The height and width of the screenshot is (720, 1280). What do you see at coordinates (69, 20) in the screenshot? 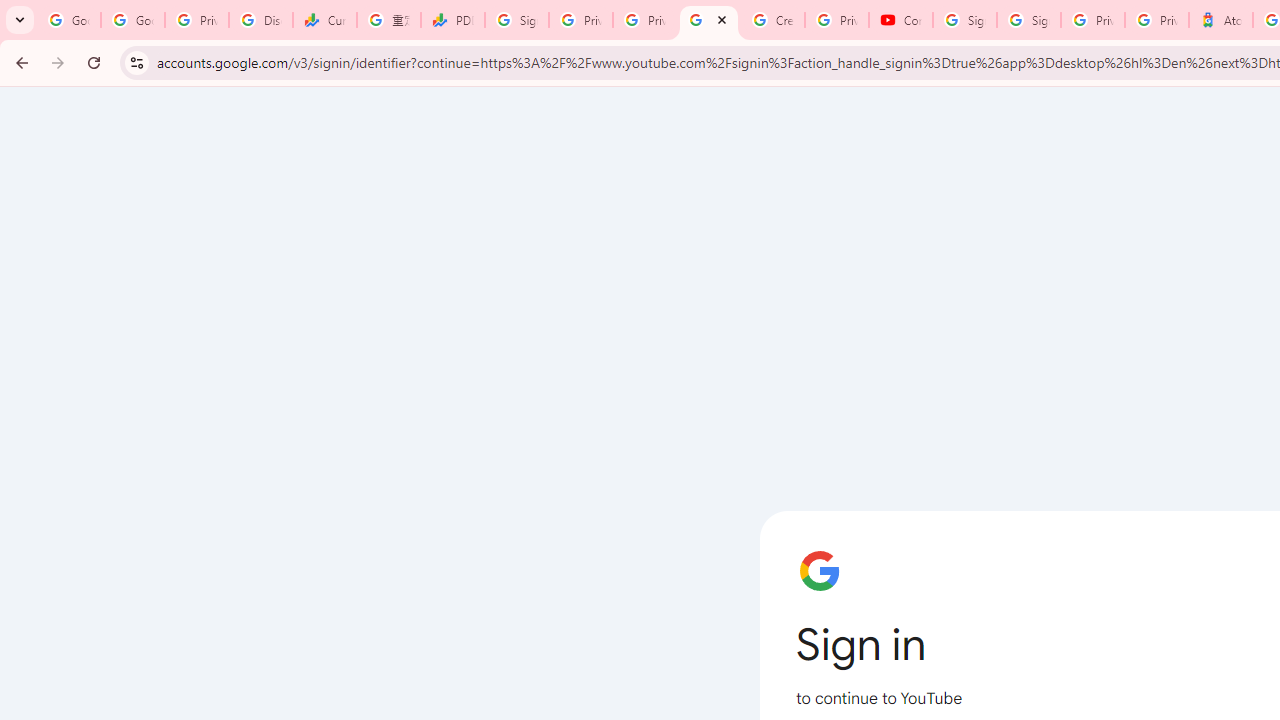
I see `'Google Workspace Admin Community'` at bounding box center [69, 20].